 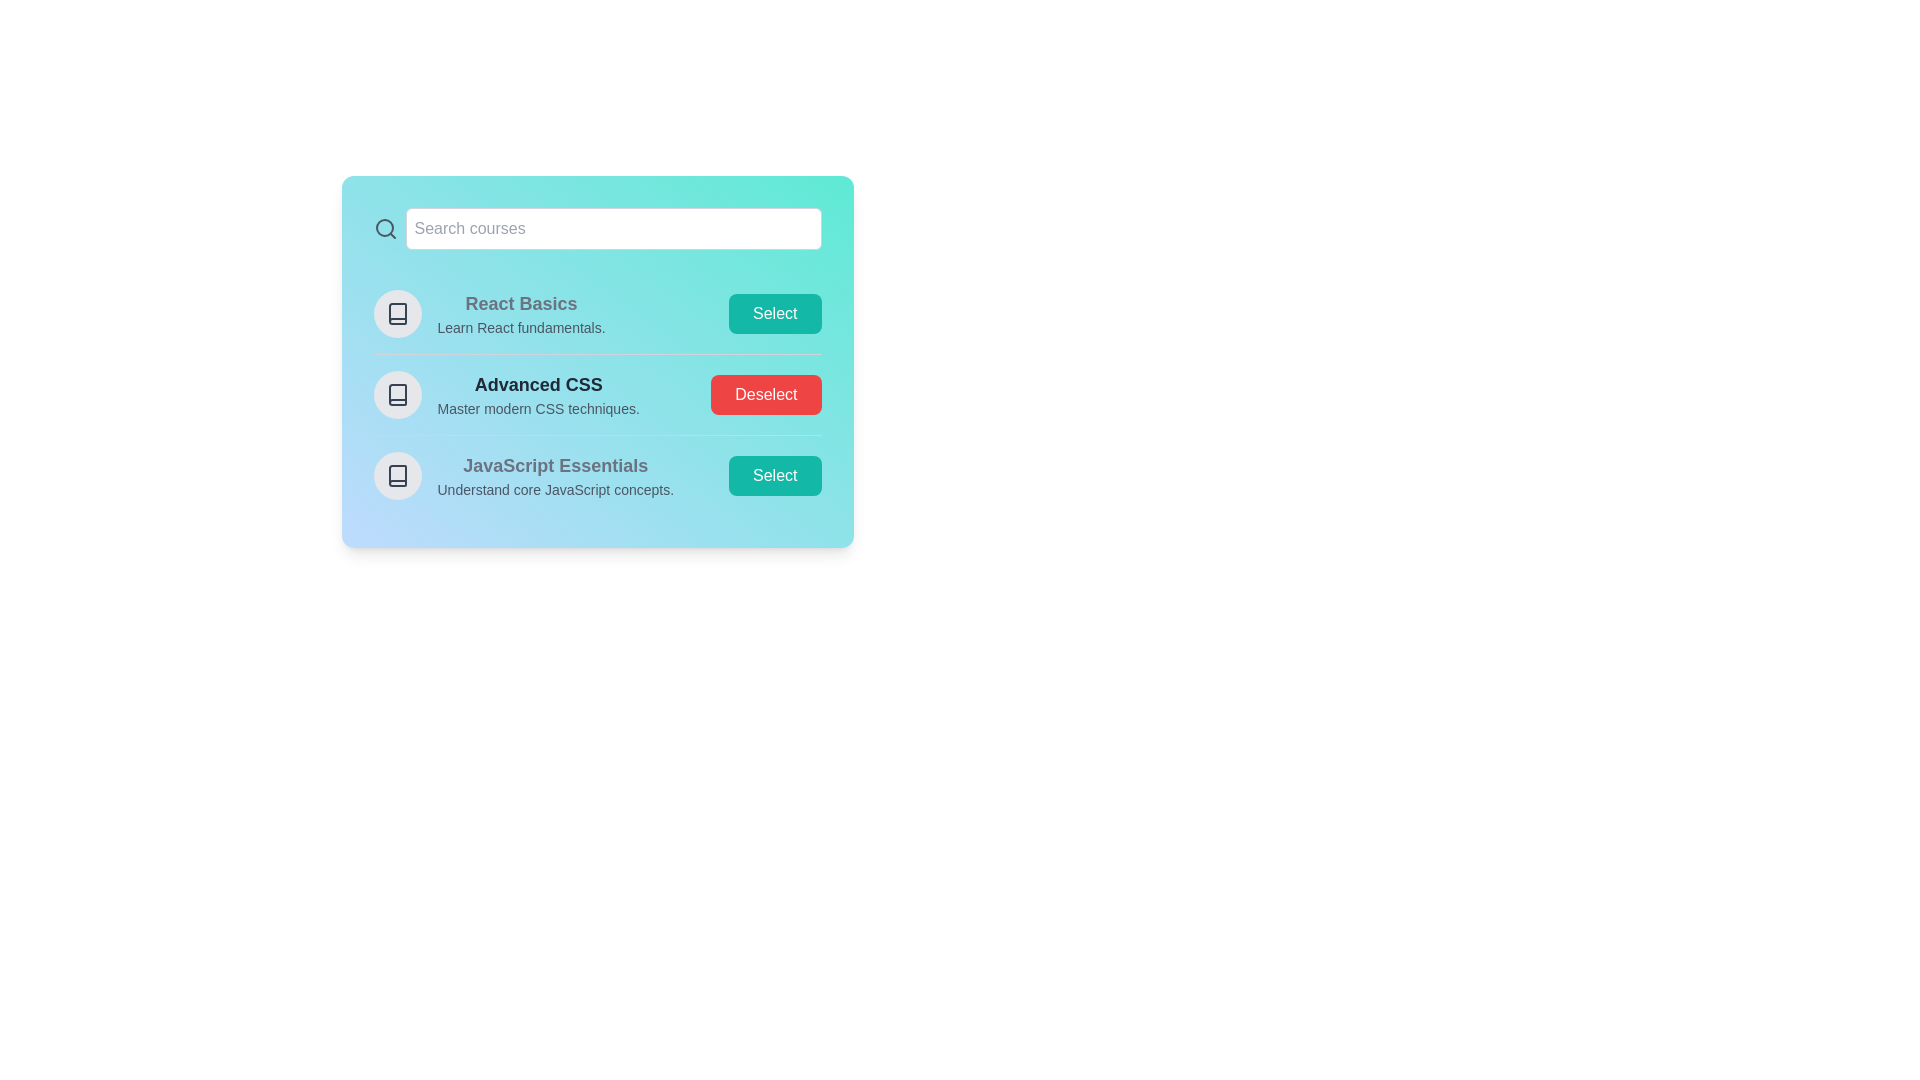 What do you see at coordinates (774, 313) in the screenshot?
I see `'Select' button for the course titled 'React Basics'` at bounding box center [774, 313].